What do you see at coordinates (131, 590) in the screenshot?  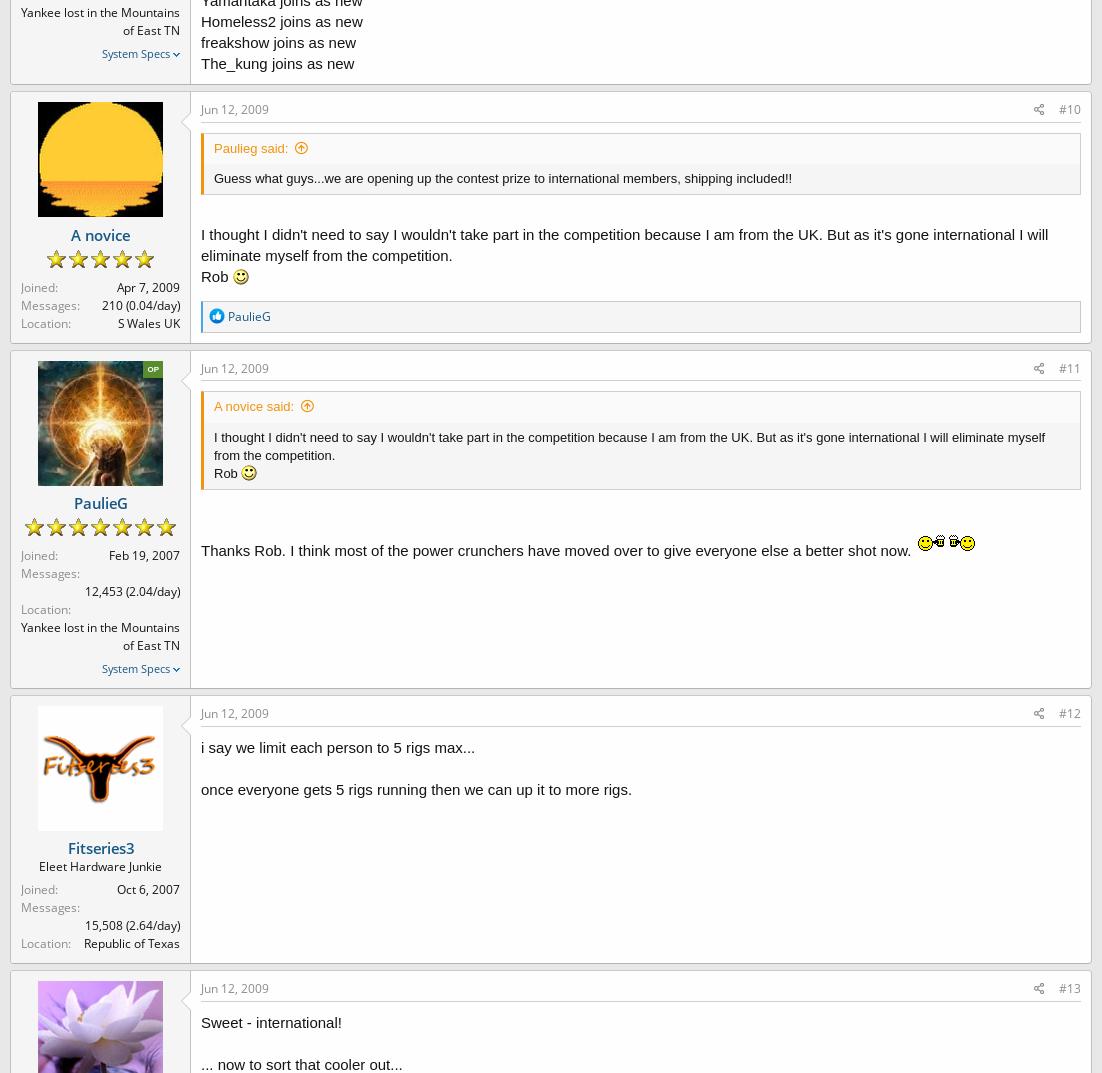 I see `'12,453
	(2.04/day)'` at bounding box center [131, 590].